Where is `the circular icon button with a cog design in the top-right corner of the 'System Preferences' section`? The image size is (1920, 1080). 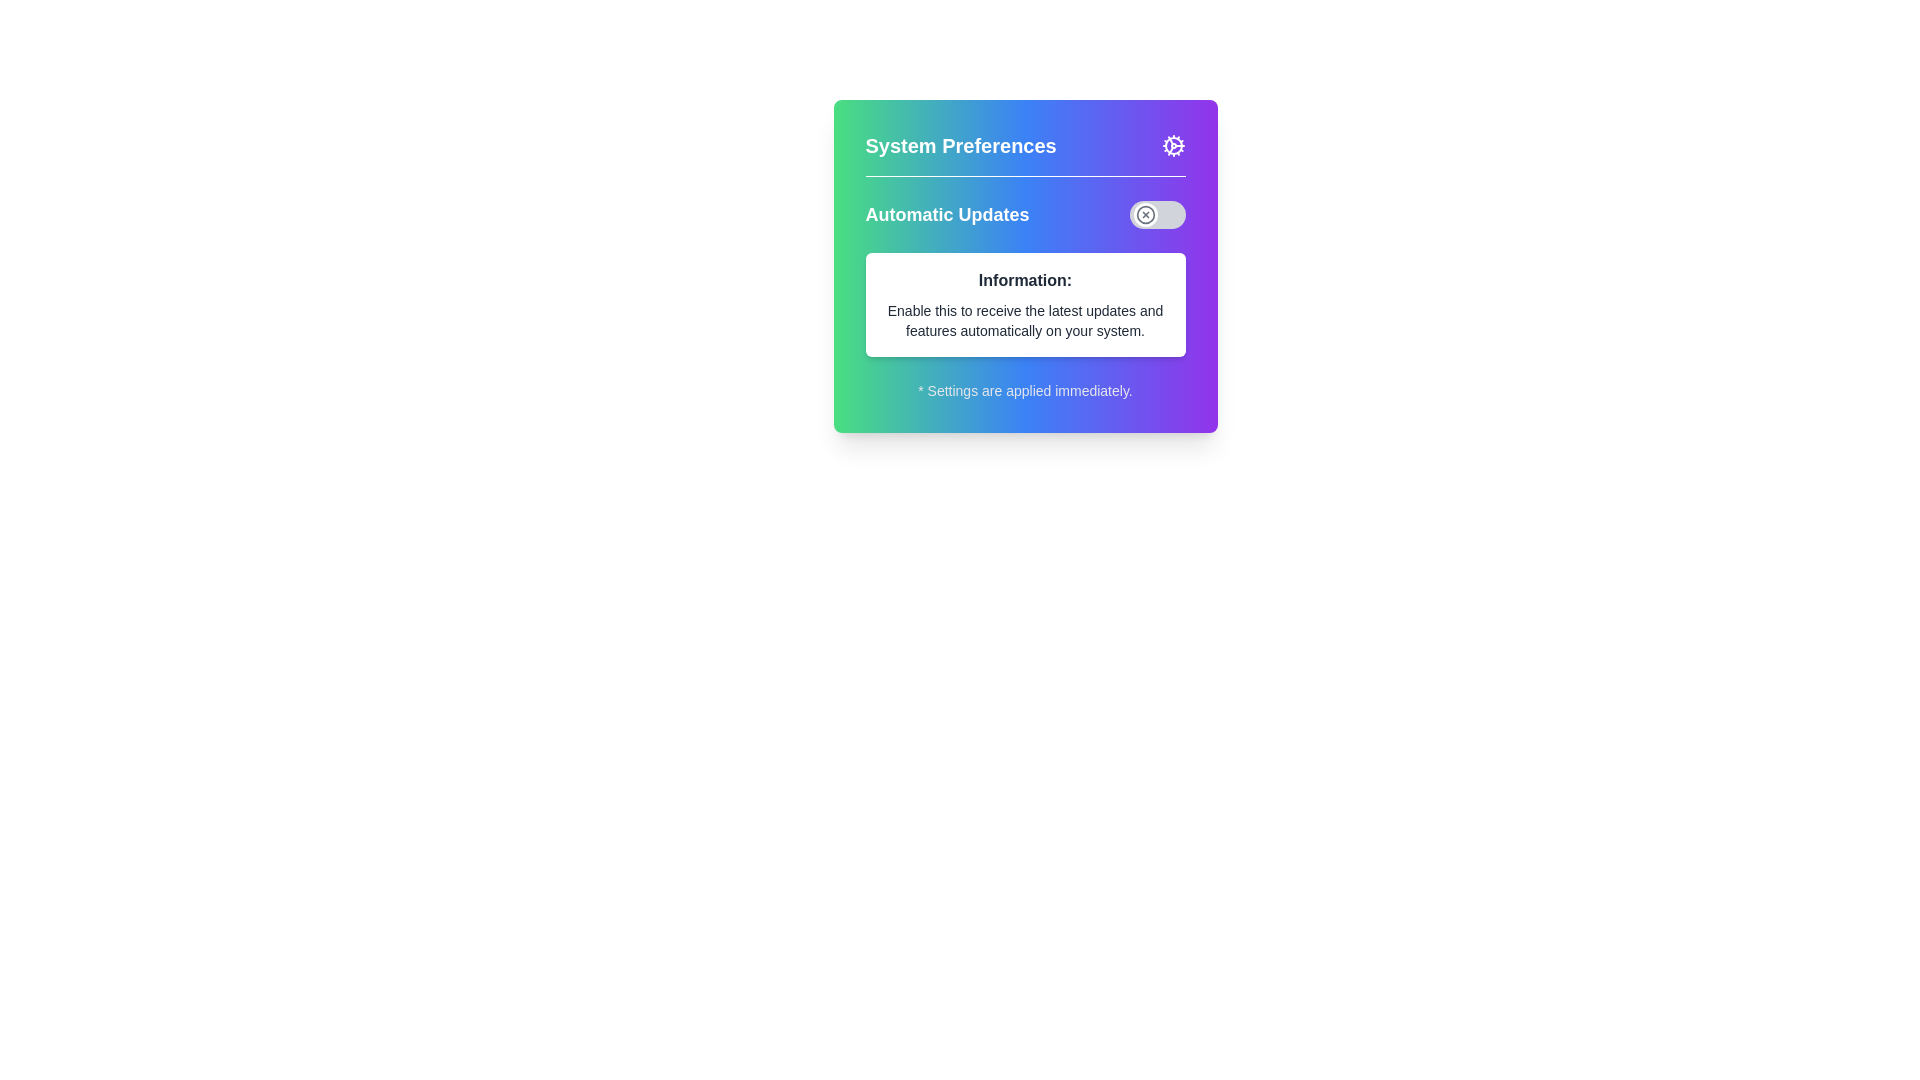 the circular icon button with a cog design in the top-right corner of the 'System Preferences' section is located at coordinates (1173, 145).